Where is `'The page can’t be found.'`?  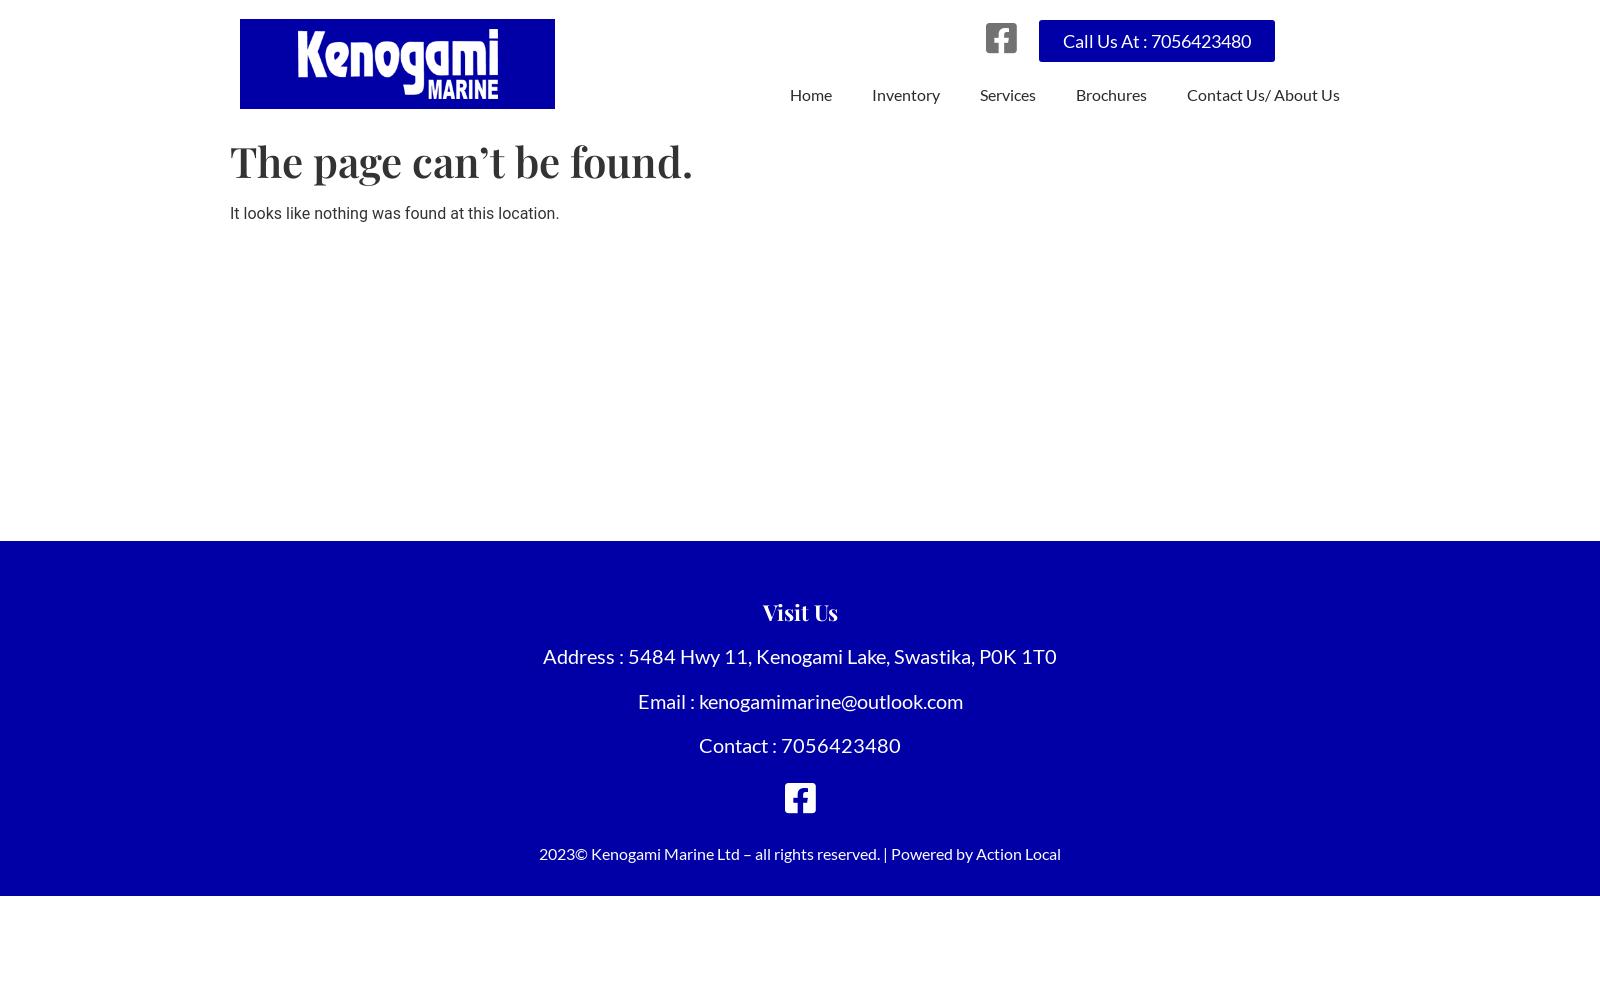
'The page can’t be found.' is located at coordinates (460, 161).